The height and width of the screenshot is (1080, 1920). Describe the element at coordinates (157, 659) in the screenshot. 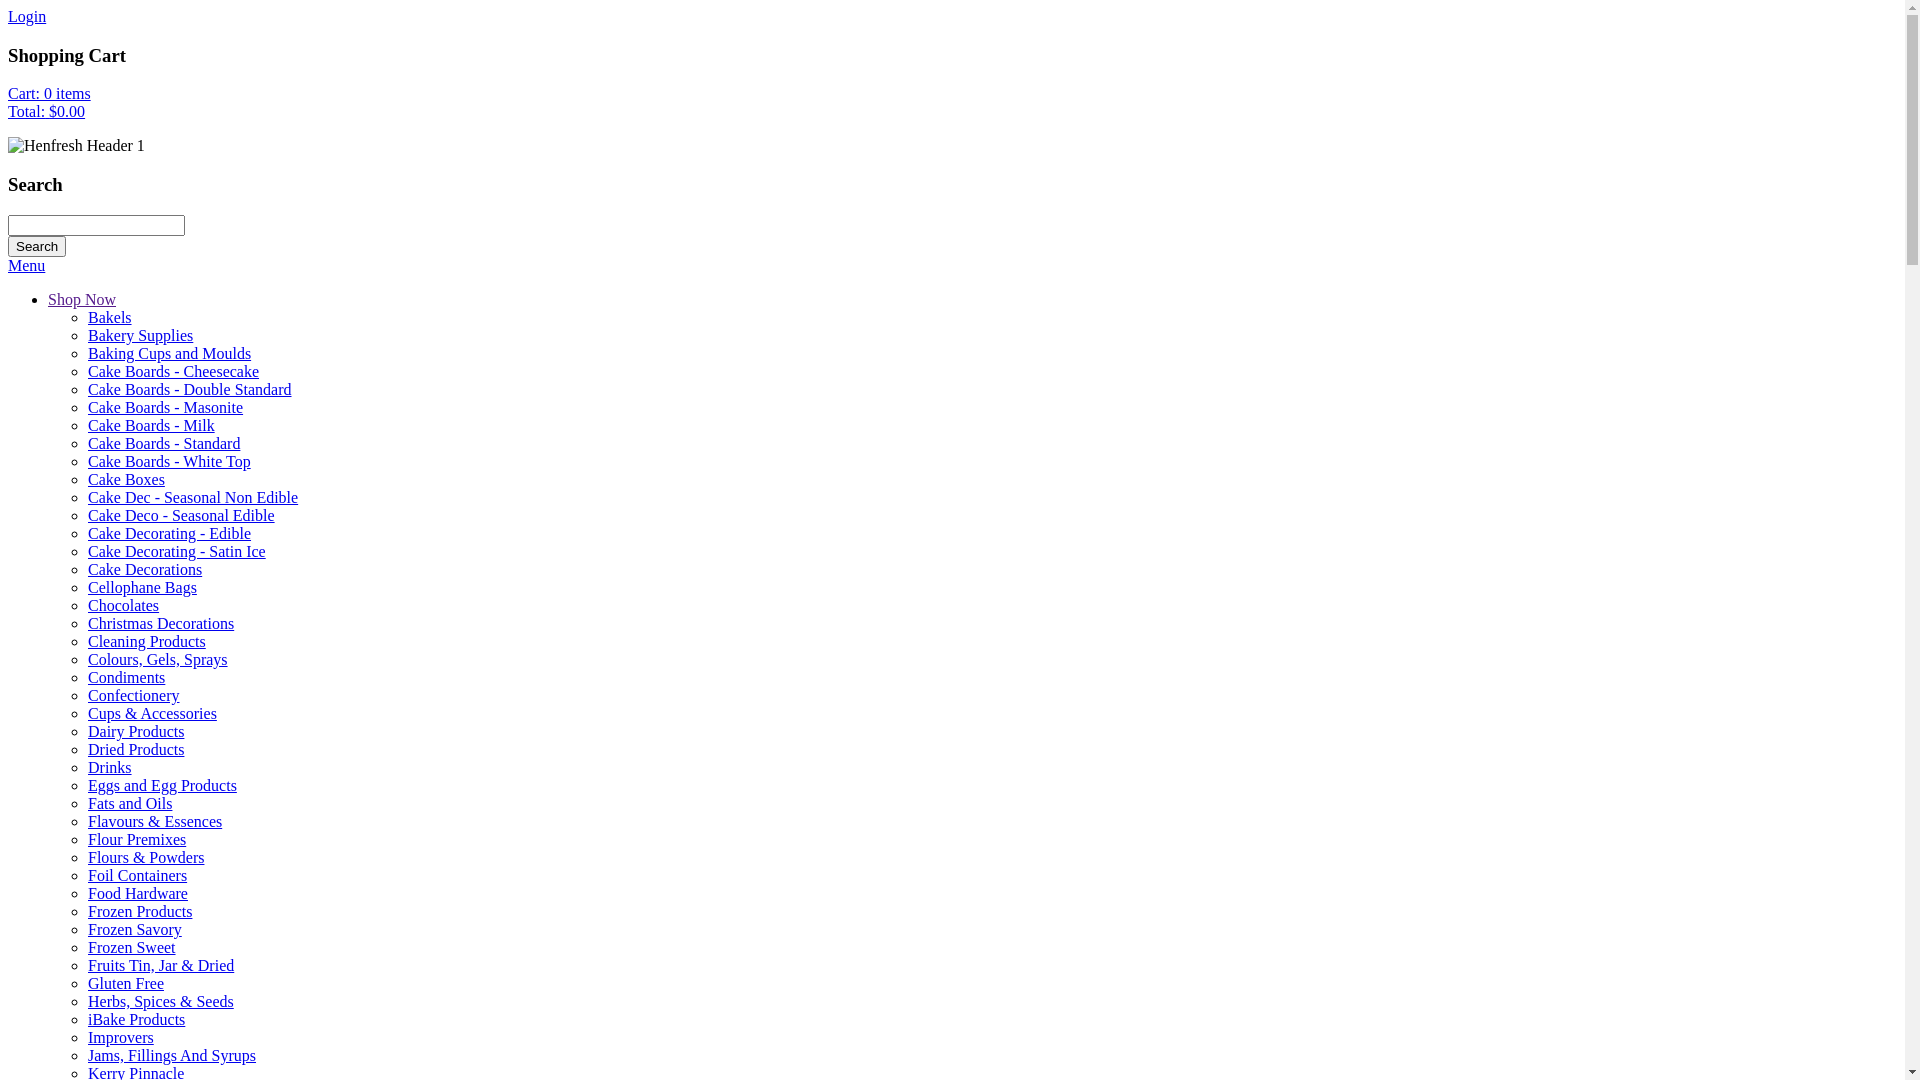

I see `'Colours, Gels, Sprays'` at that location.